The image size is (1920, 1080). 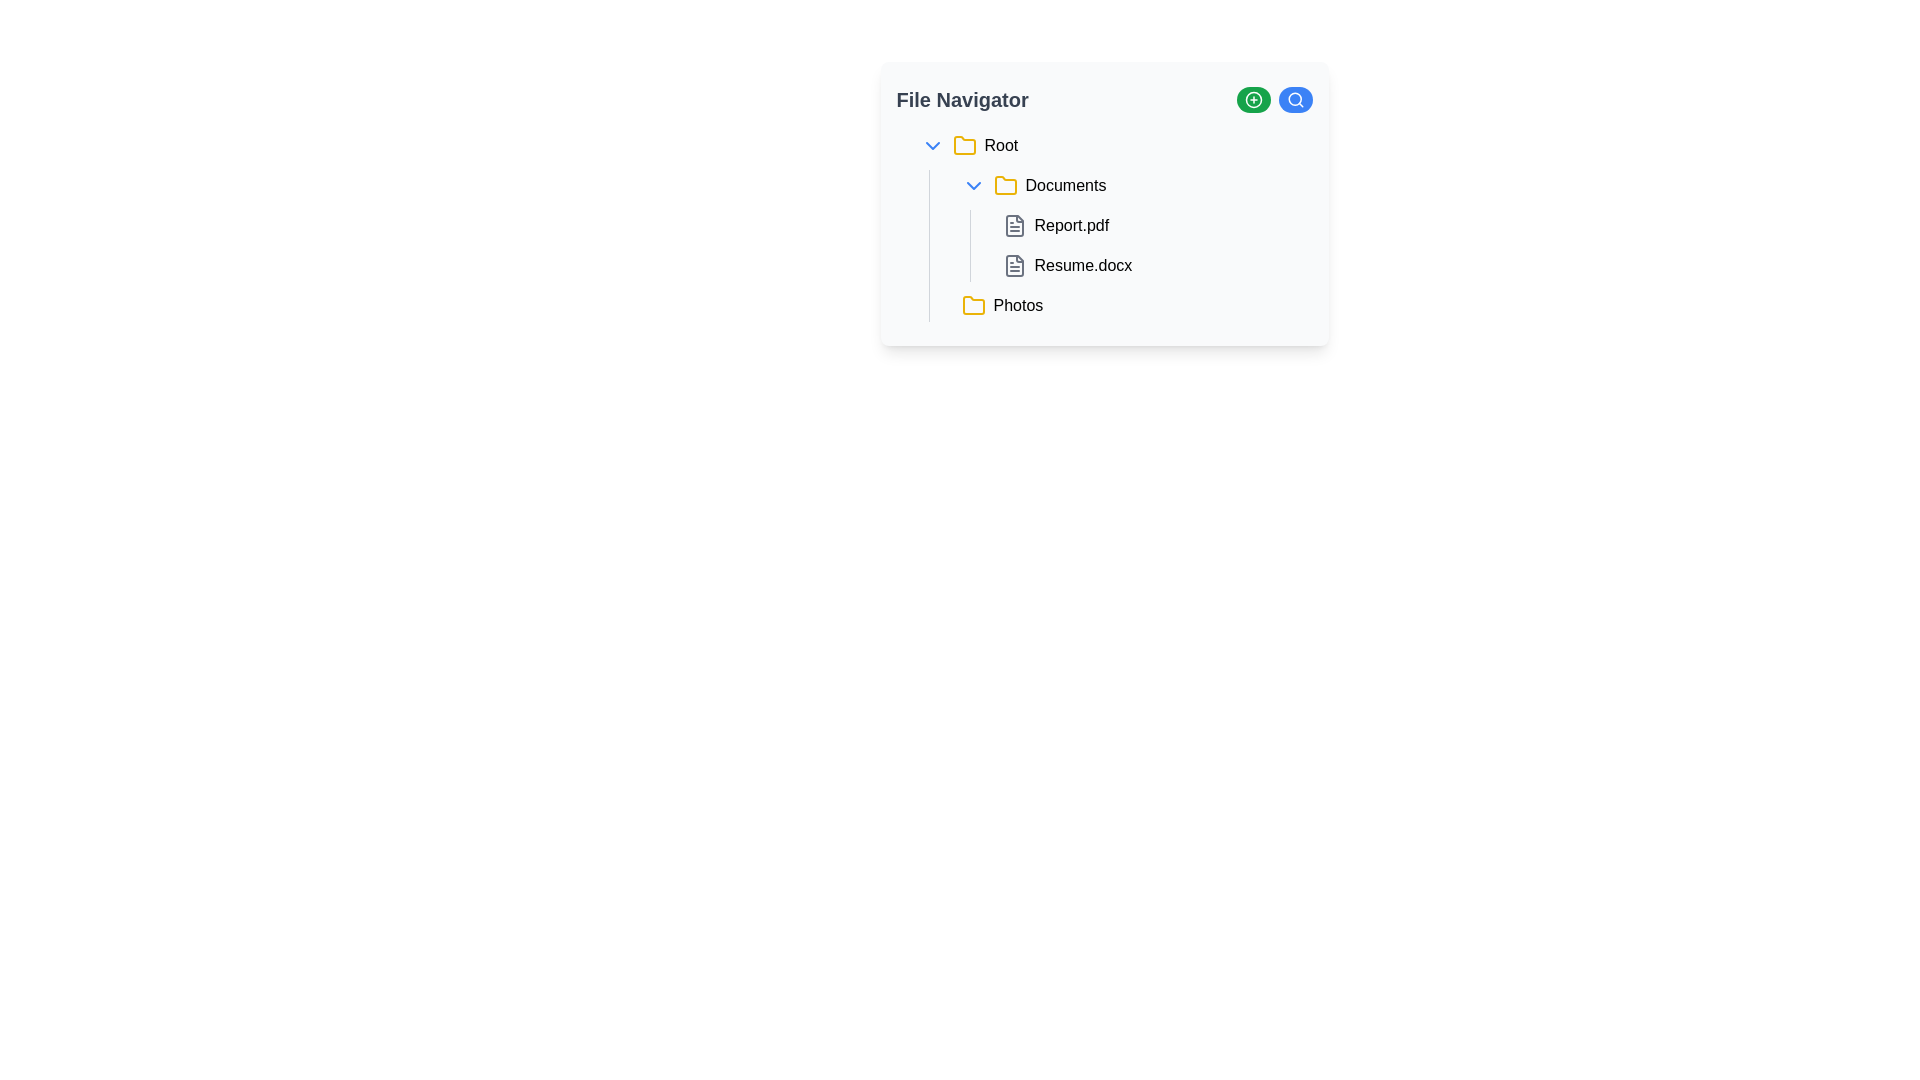 I want to click on the file entry labeled 'Resume.docx', so click(x=1153, y=265).